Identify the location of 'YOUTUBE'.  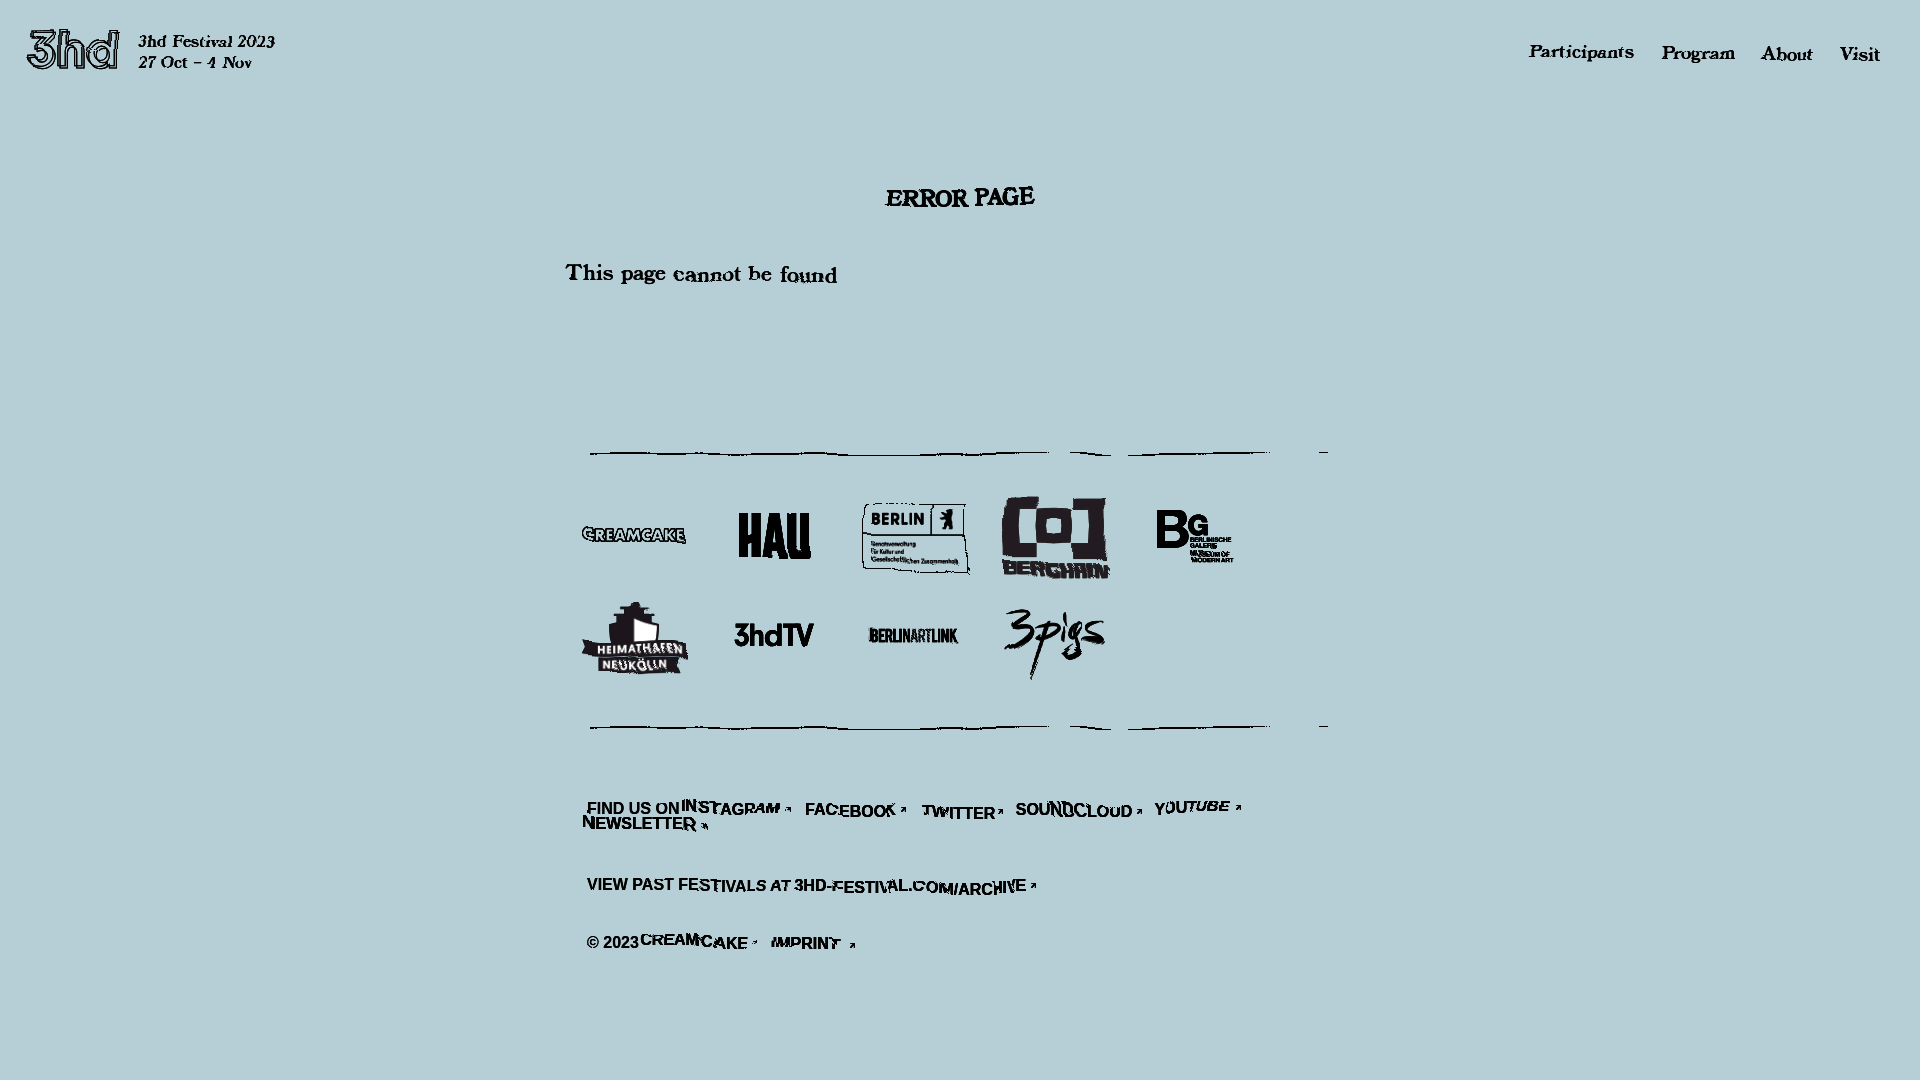
(1204, 811).